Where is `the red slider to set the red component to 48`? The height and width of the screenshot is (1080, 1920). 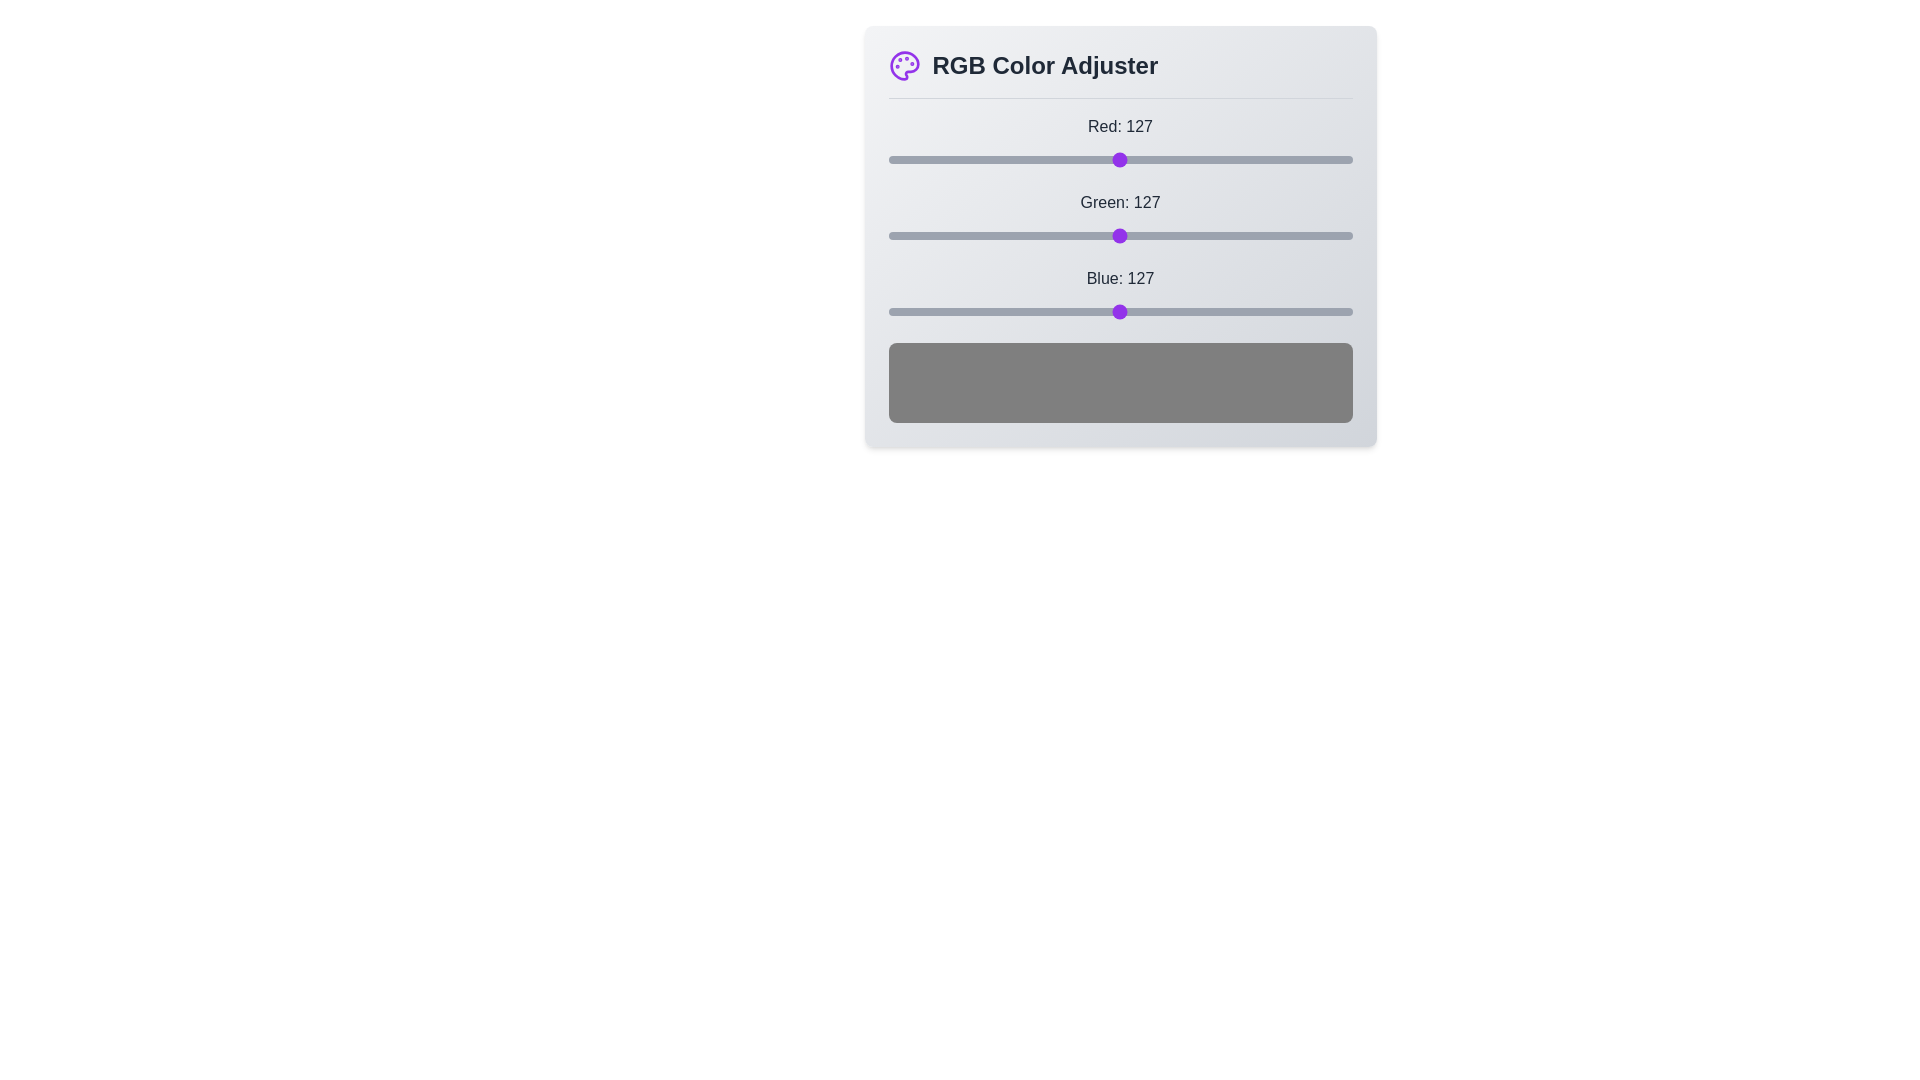 the red slider to set the red component to 48 is located at coordinates (975, 158).